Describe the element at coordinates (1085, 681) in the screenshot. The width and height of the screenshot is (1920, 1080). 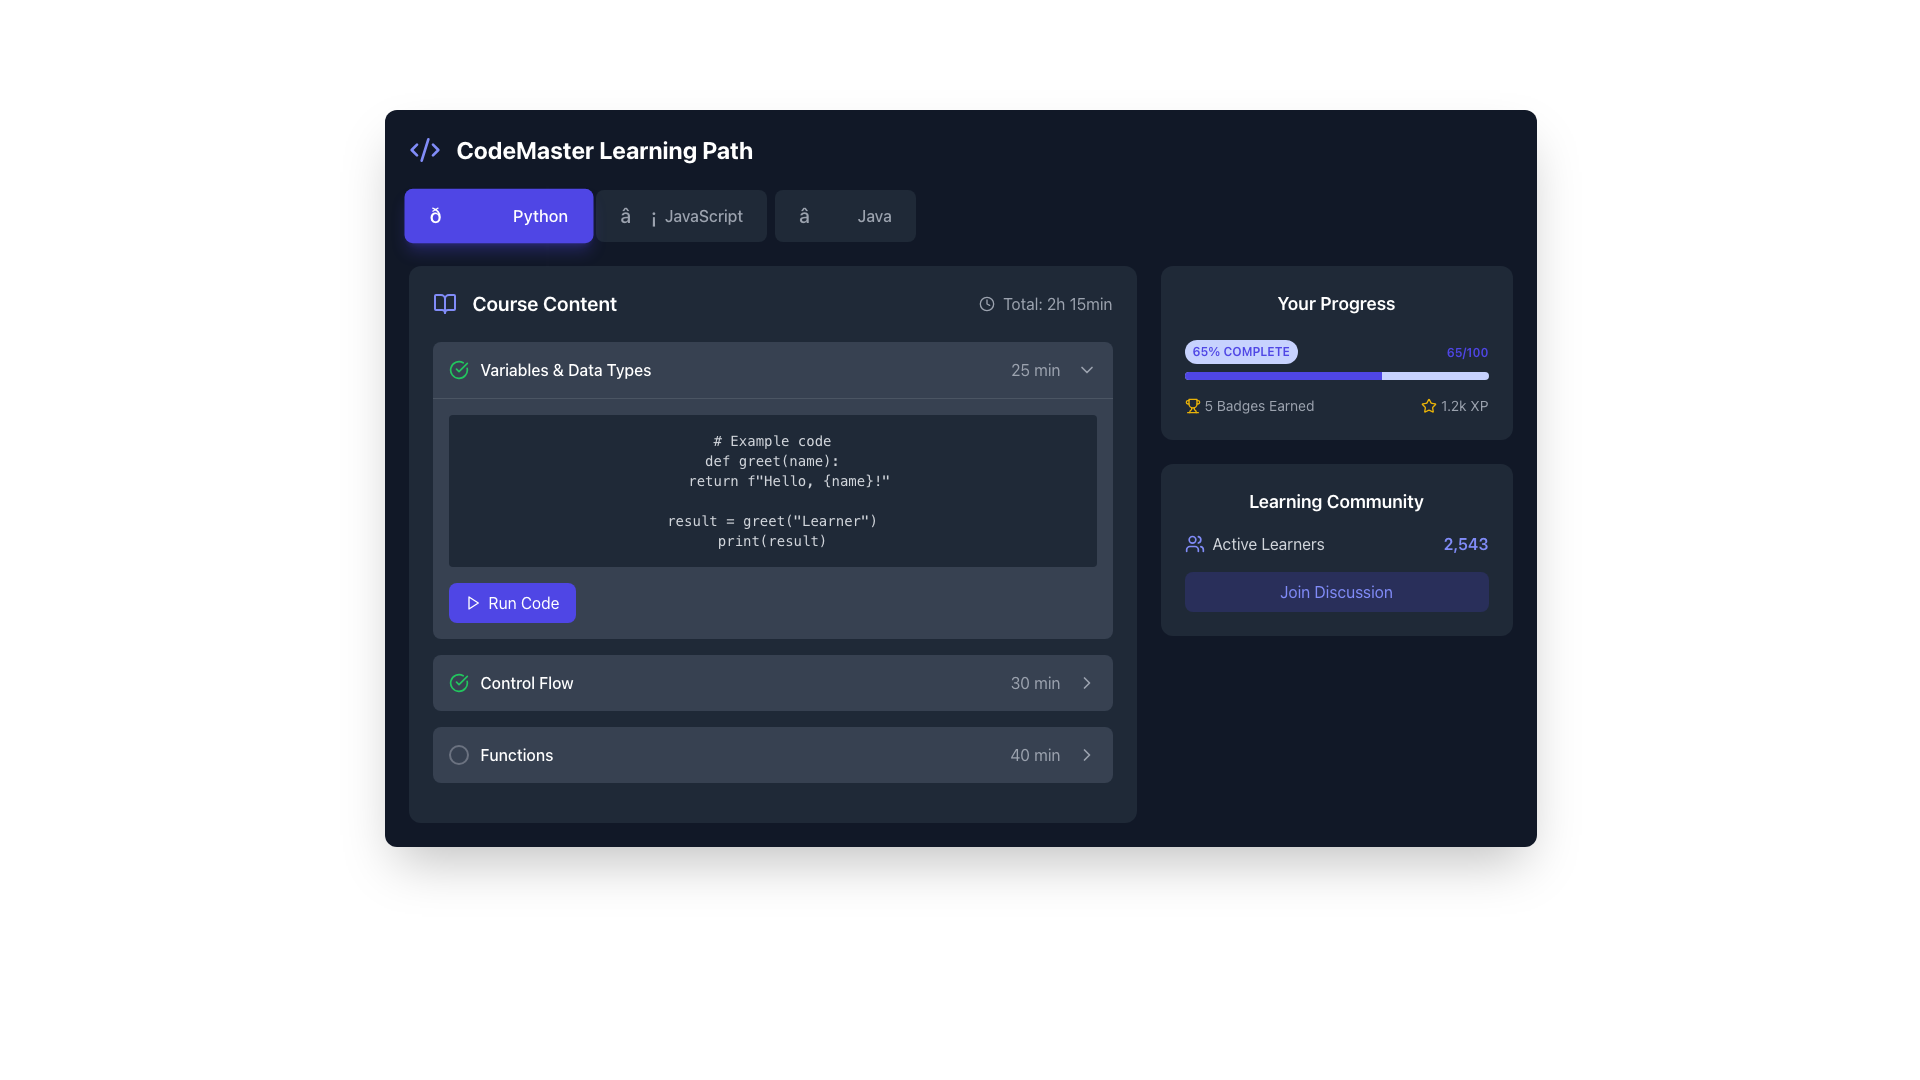
I see `the navigation chevron icon for the 'Control Flow' section` at that location.